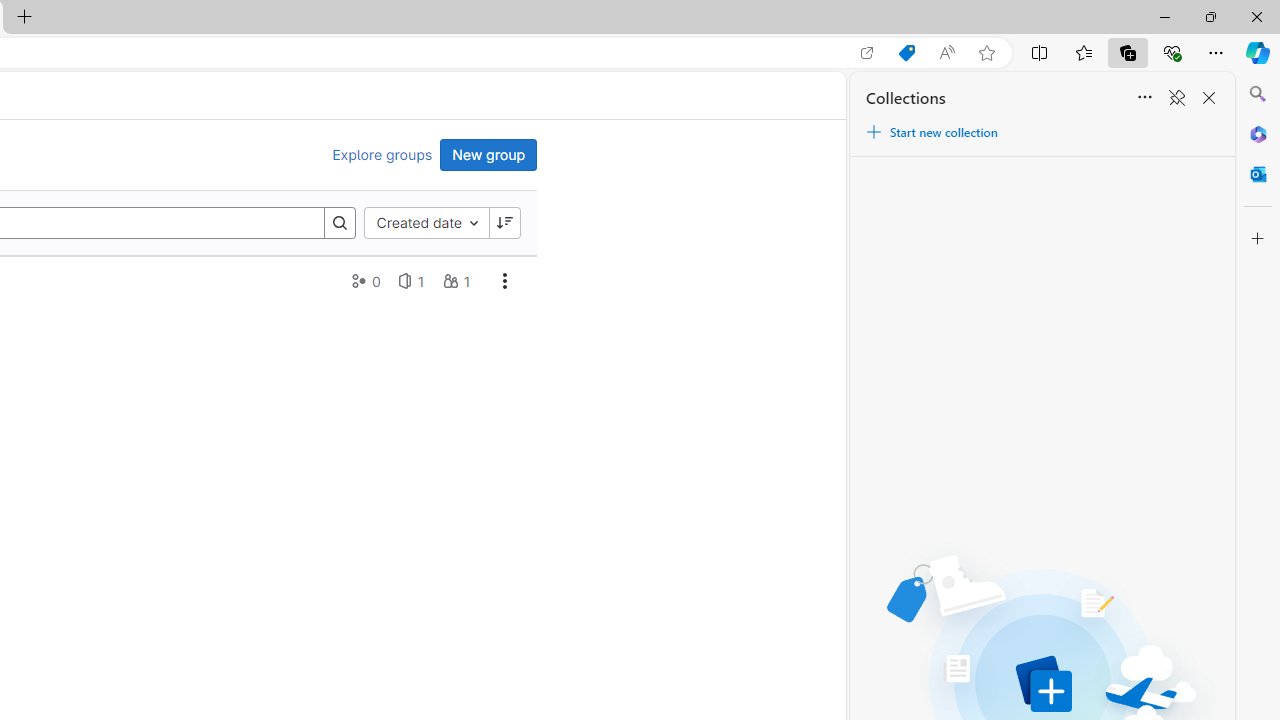  I want to click on 'Close Collections', so click(1207, 98).